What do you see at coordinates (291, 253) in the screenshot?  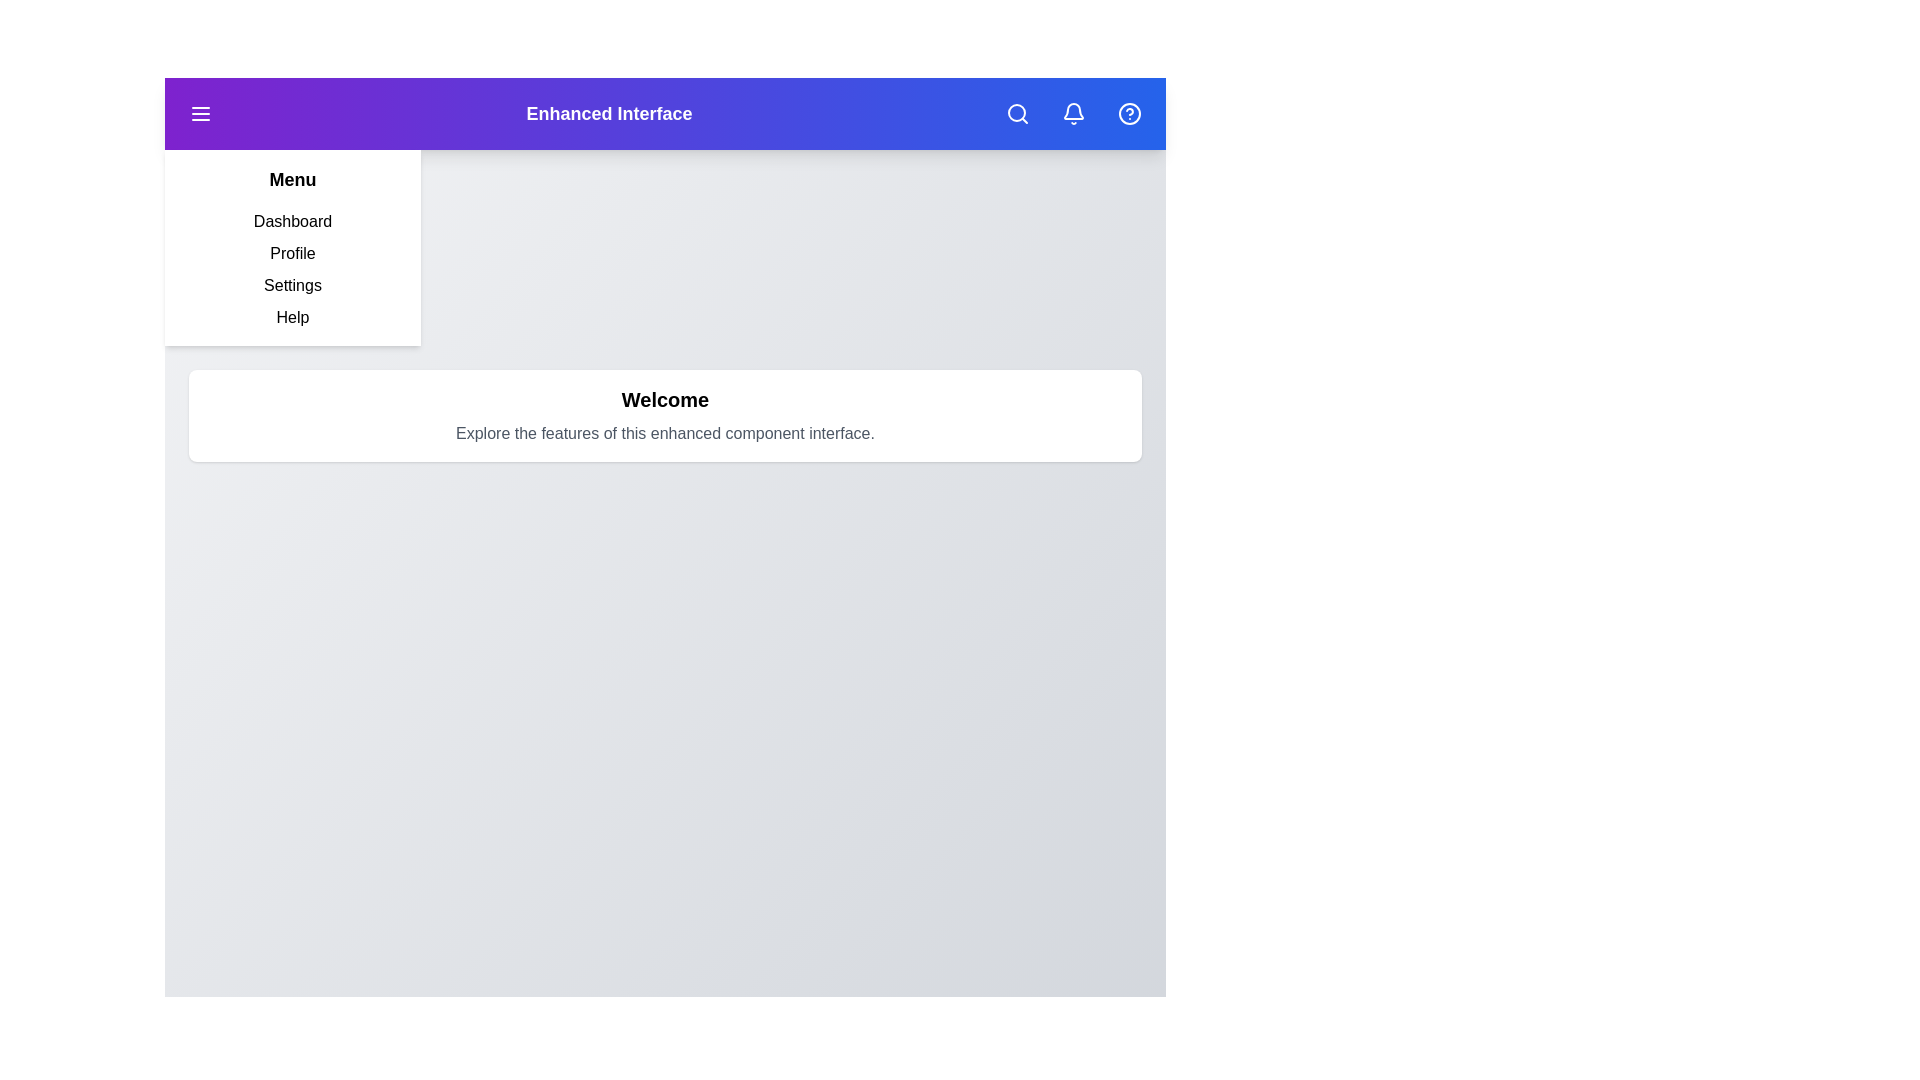 I see `the menu item Profile from the sidebar` at bounding box center [291, 253].